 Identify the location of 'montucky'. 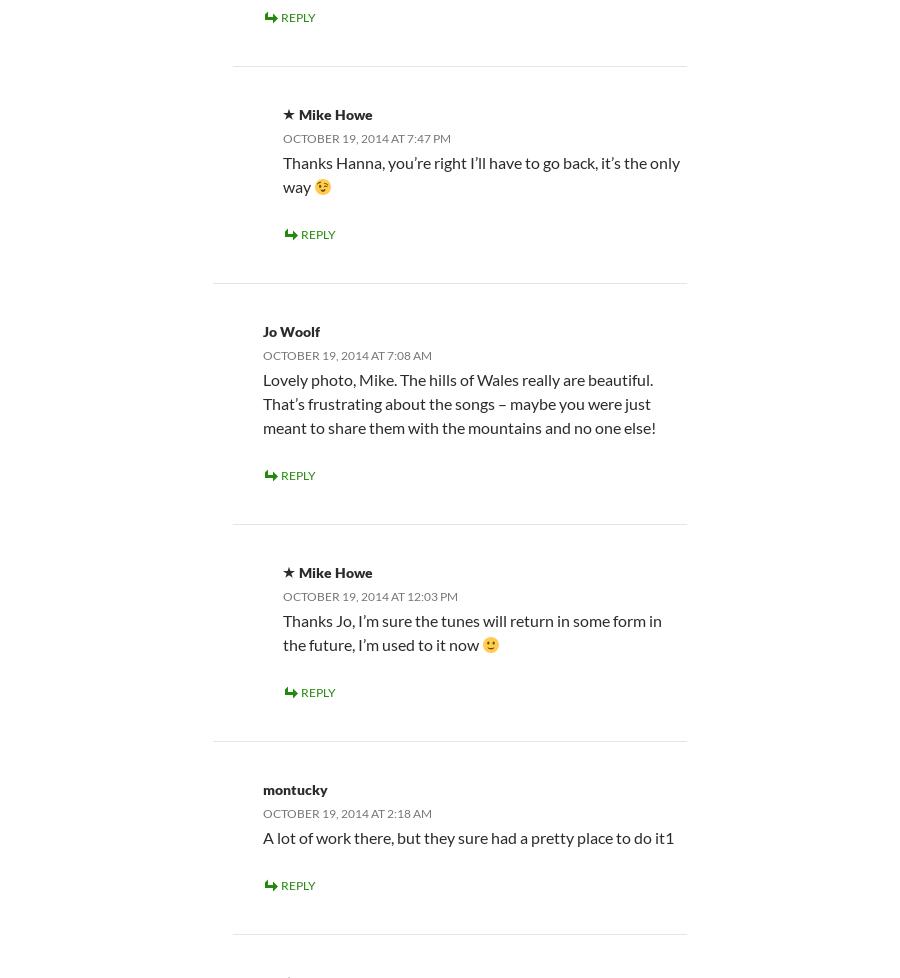
(294, 787).